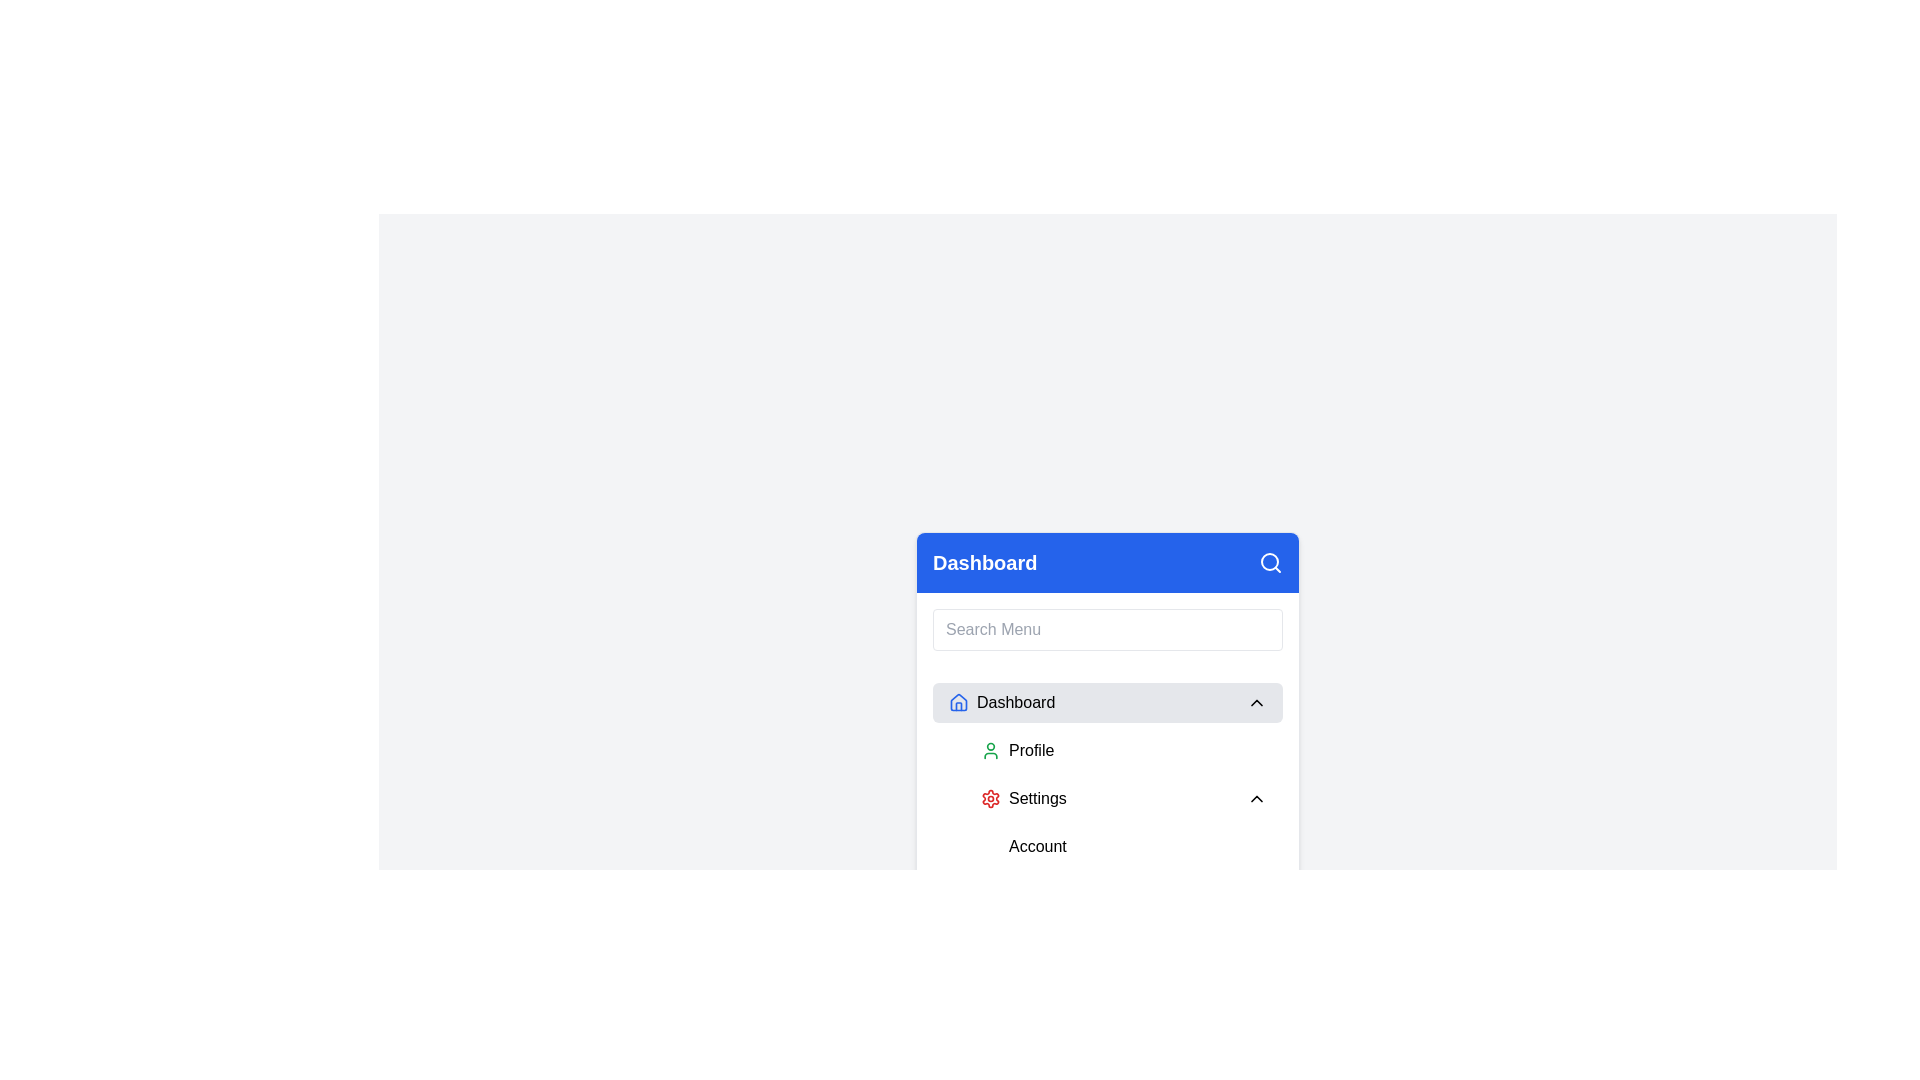  I want to click on the menu item that redirects to the dashboard view, located below the 'Dashboard' header and above 'Profile' and 'Settings', so click(1002, 701).